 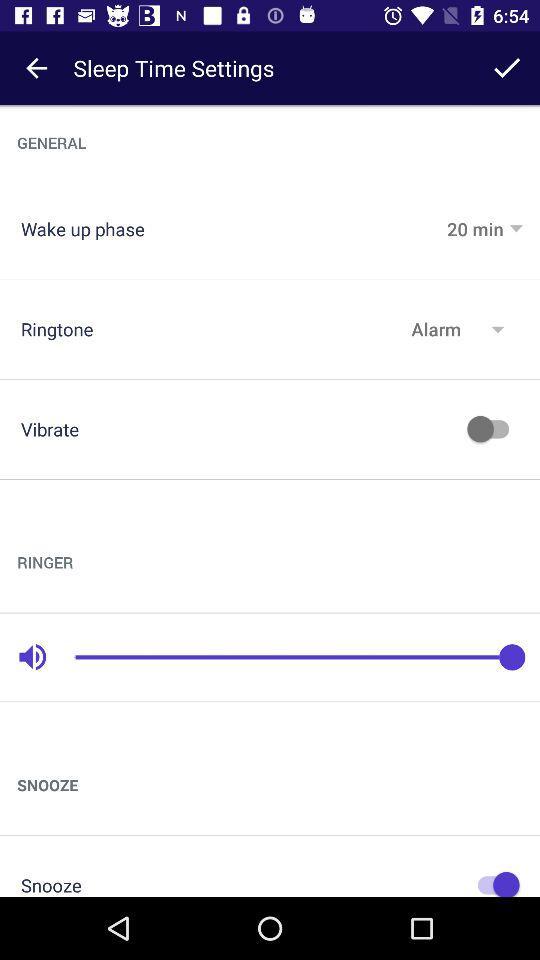 I want to click on setting the vibrate, so click(x=492, y=429).